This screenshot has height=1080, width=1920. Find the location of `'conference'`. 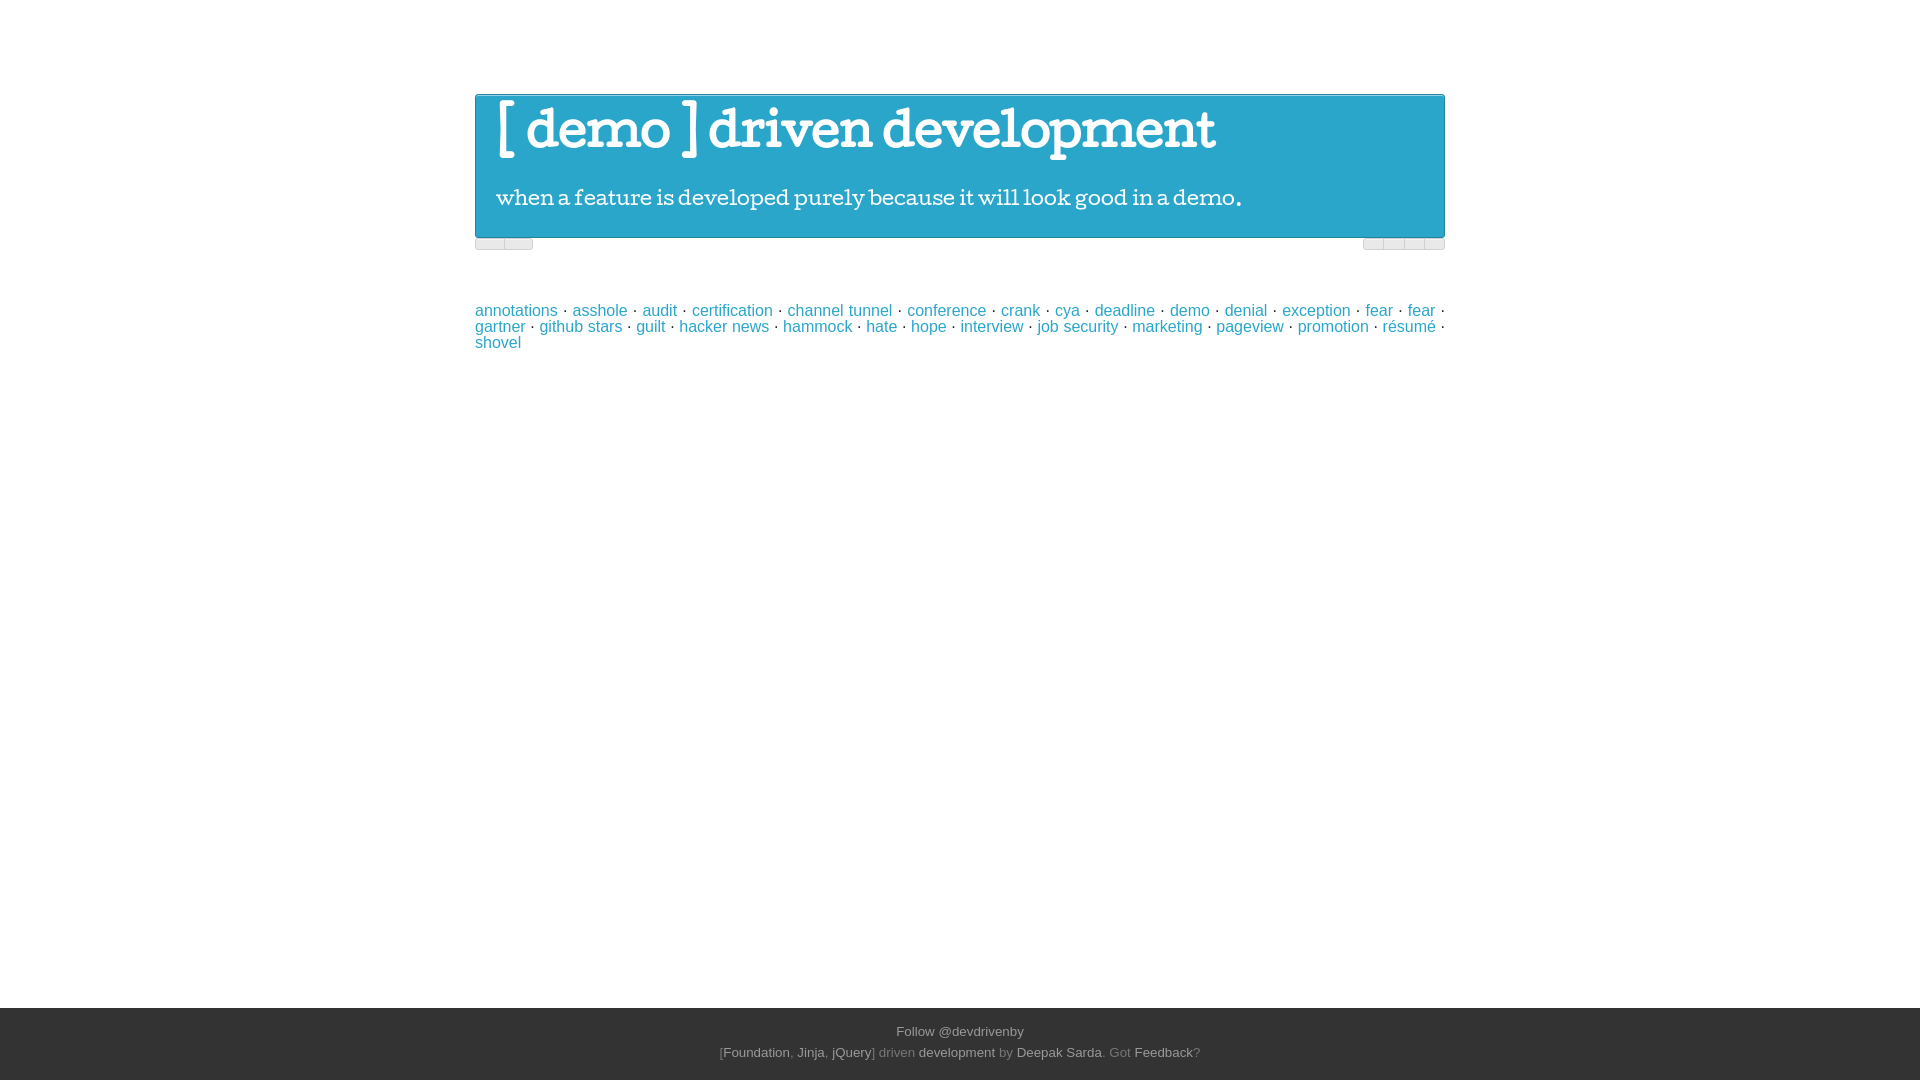

'conference' is located at coordinates (945, 310).